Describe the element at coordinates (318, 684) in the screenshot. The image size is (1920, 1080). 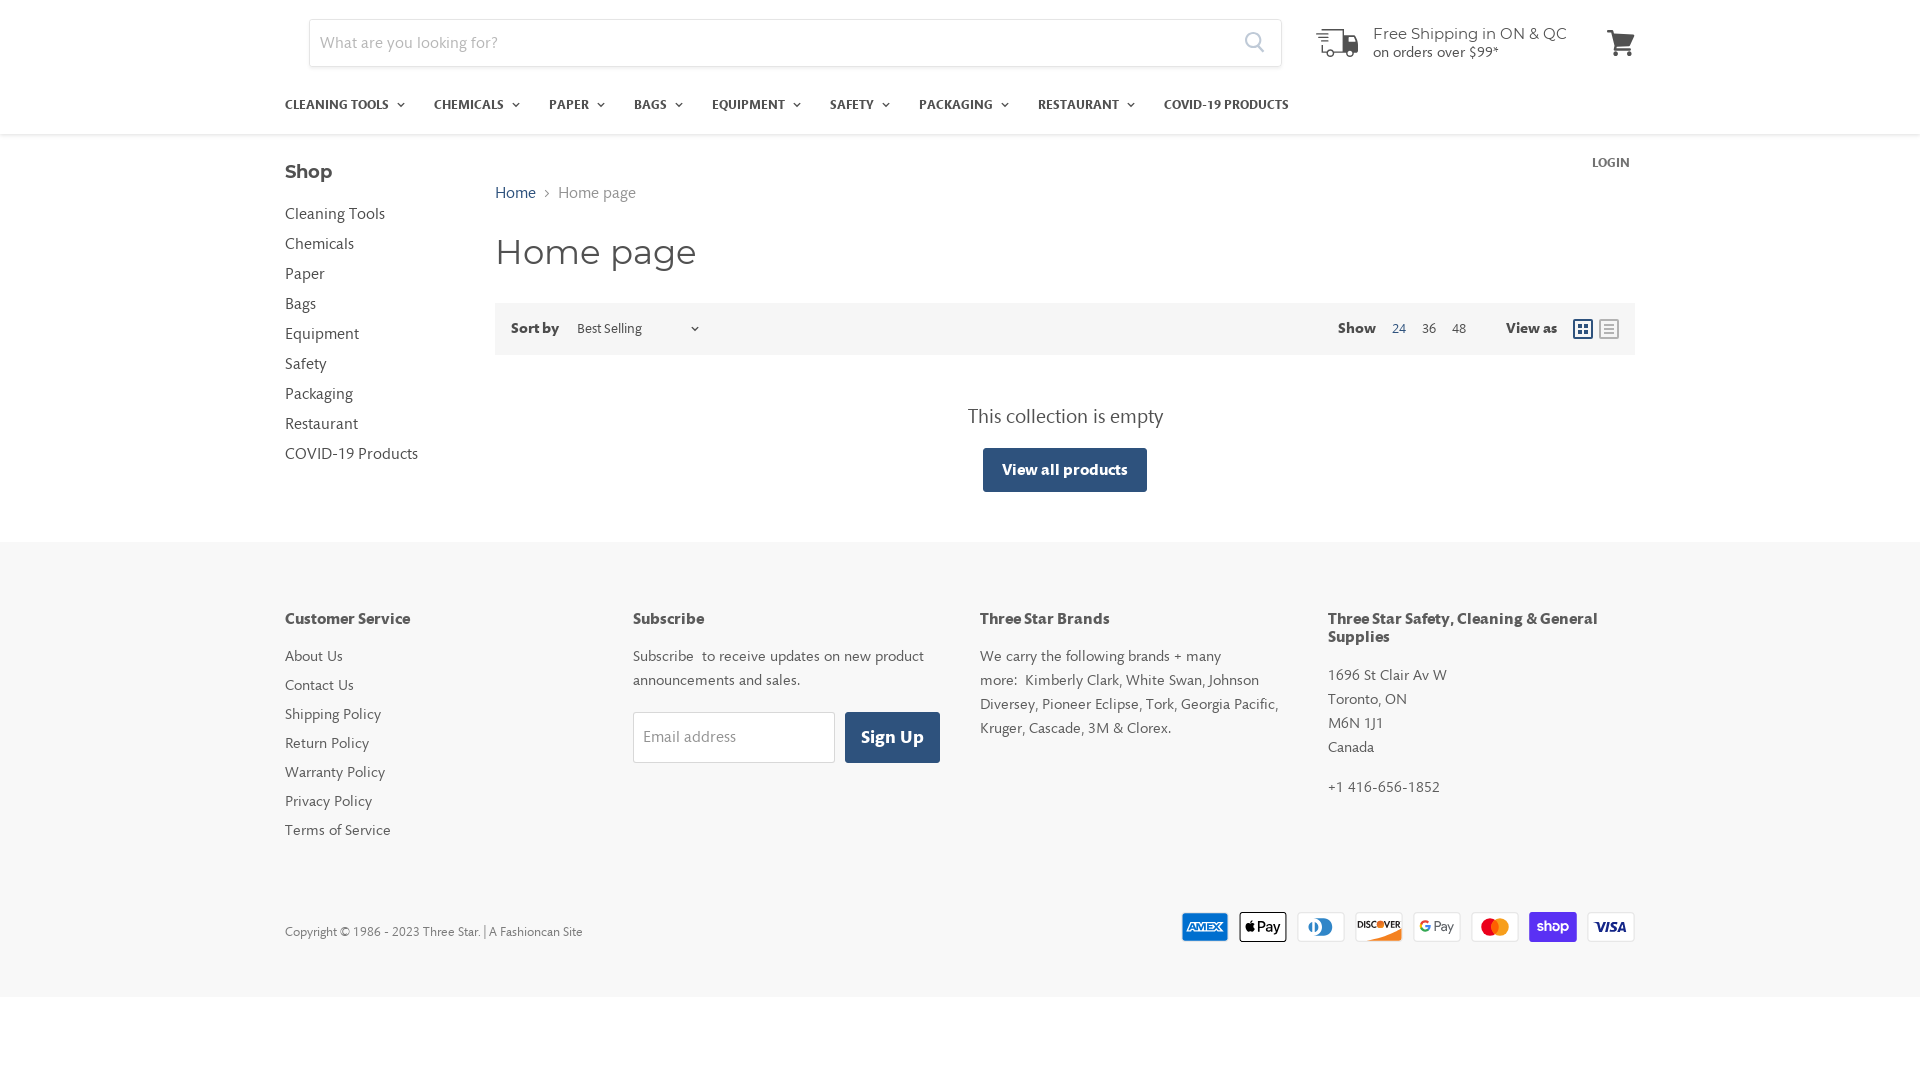
I see `'Contact Us'` at that location.